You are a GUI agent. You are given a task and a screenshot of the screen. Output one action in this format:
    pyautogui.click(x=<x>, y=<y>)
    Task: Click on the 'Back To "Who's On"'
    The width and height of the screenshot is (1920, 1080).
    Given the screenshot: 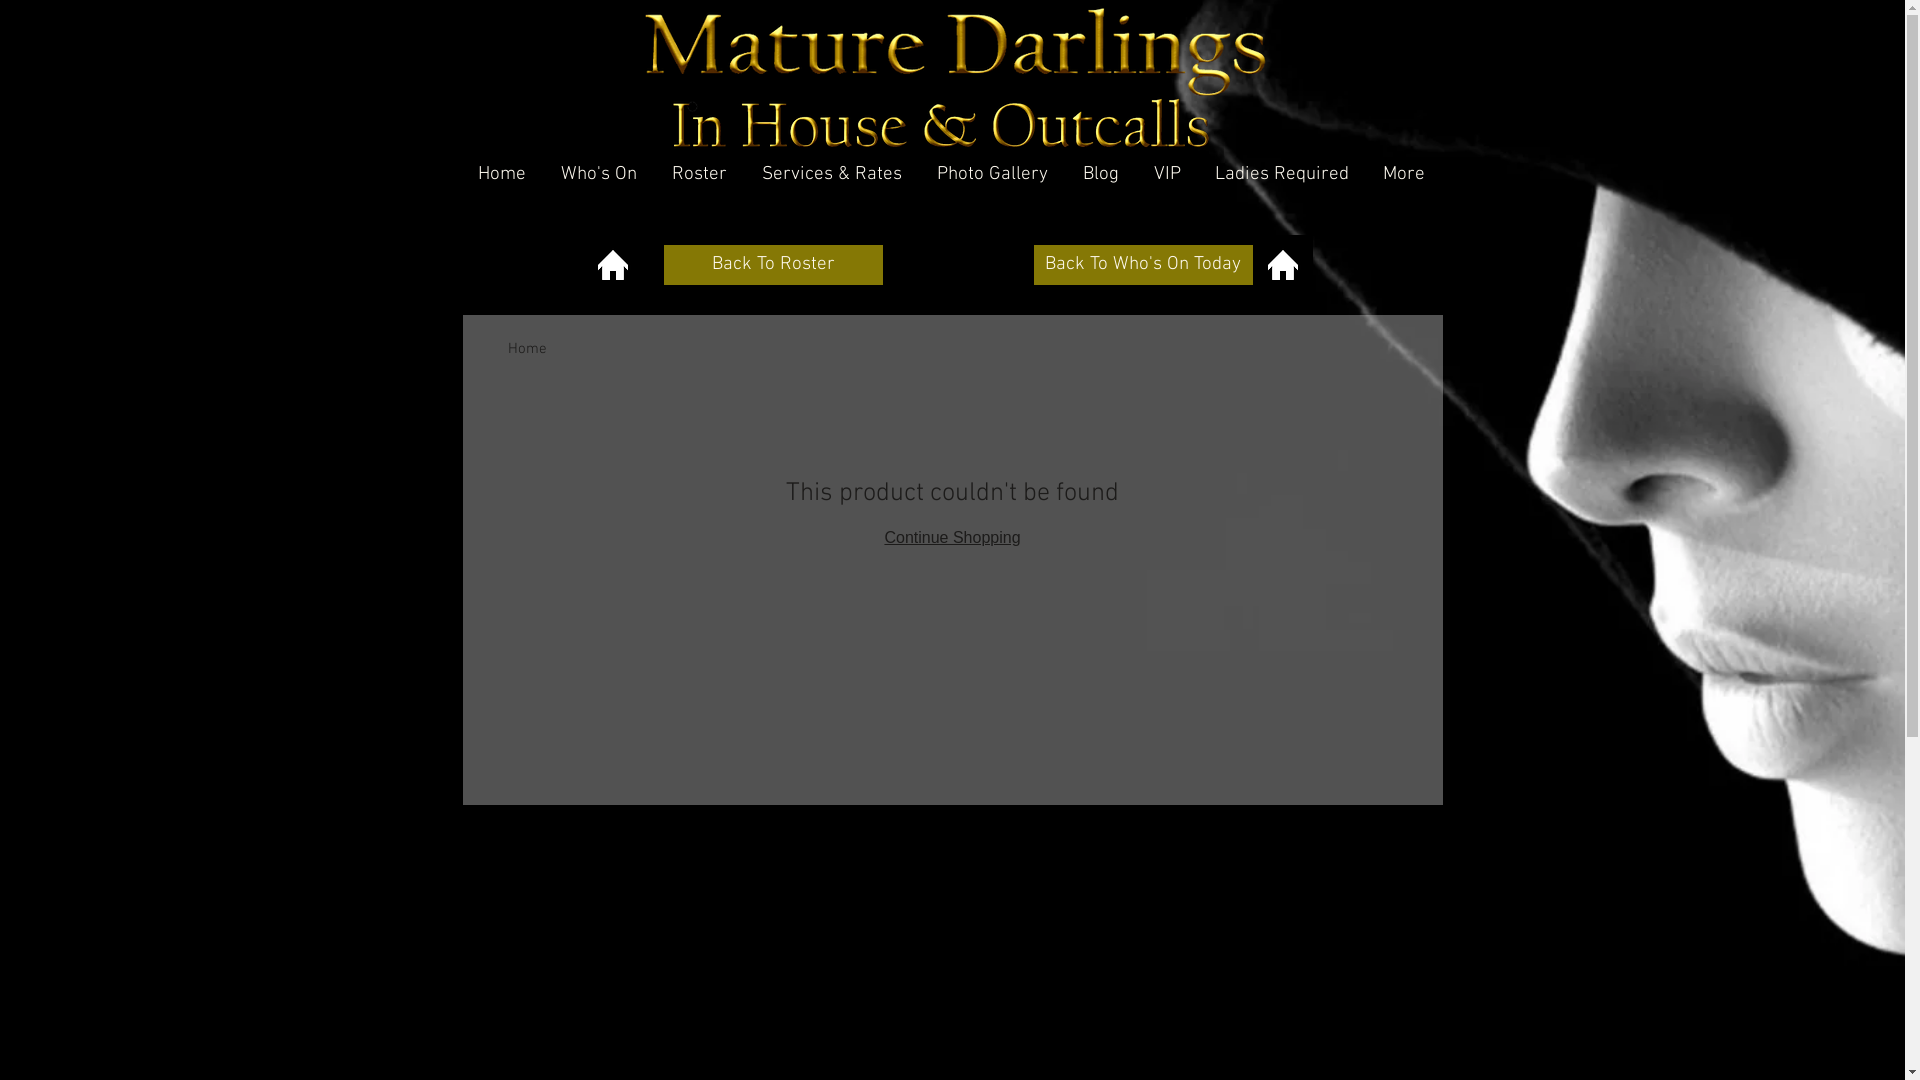 What is the action you would take?
    pyautogui.click(x=1281, y=264)
    